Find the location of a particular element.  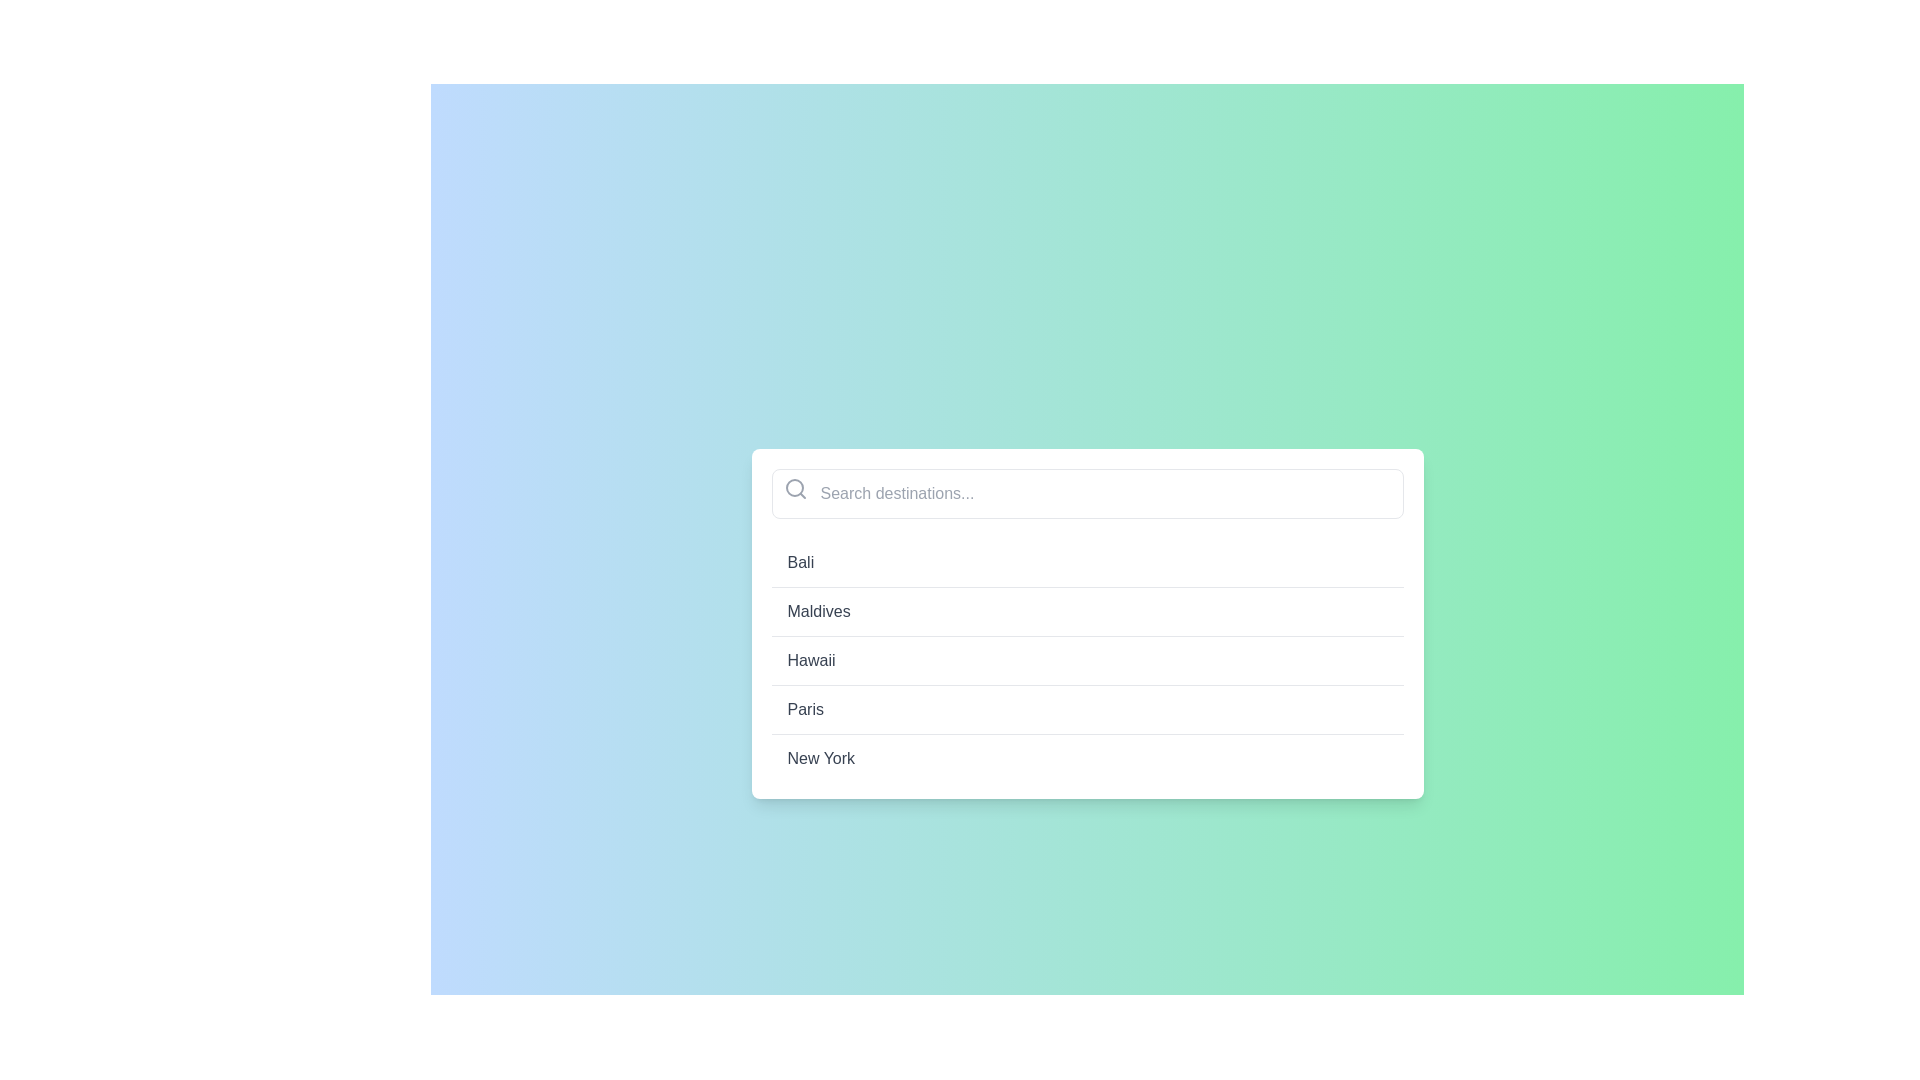

the fifth list item in the vertical list of destinations is located at coordinates (1086, 758).